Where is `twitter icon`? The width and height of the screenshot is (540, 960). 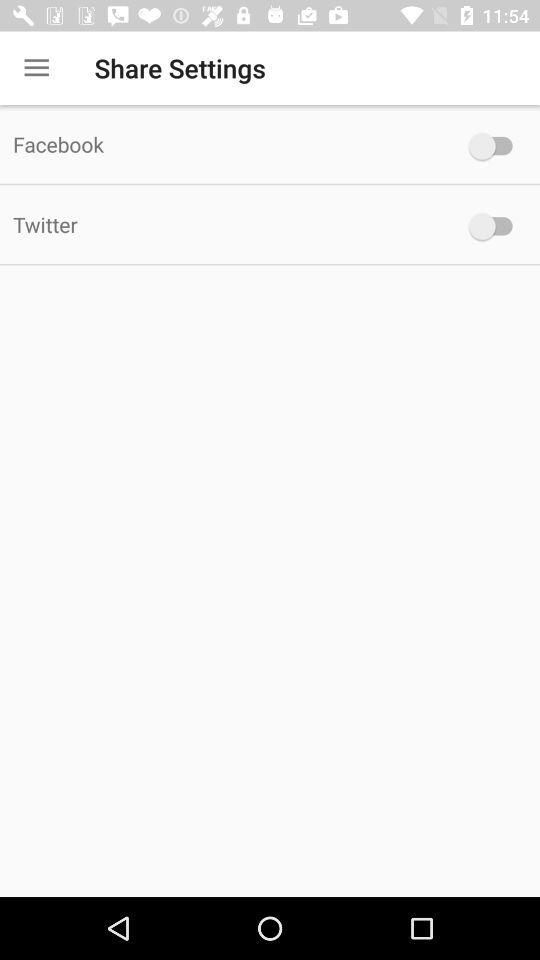 twitter icon is located at coordinates (224, 224).